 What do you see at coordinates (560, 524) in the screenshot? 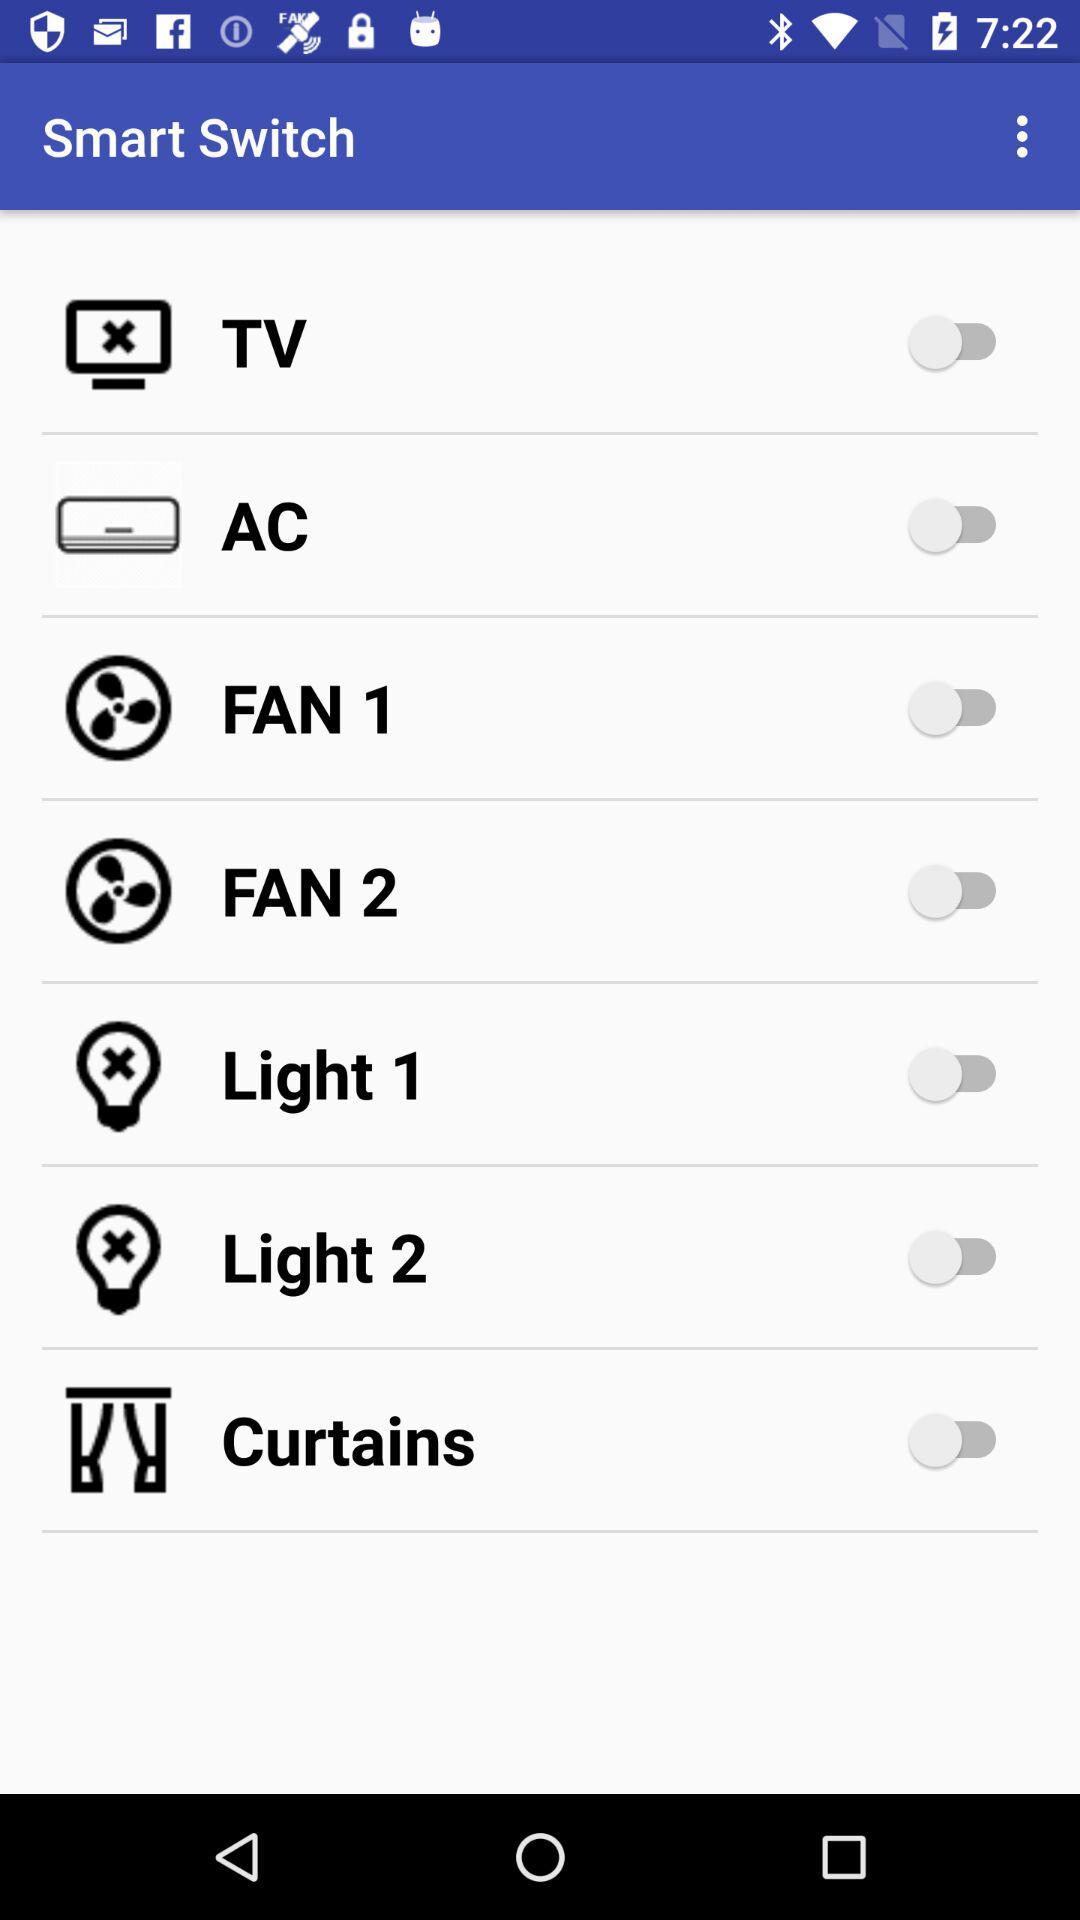
I see `the item below tv item` at bounding box center [560, 524].